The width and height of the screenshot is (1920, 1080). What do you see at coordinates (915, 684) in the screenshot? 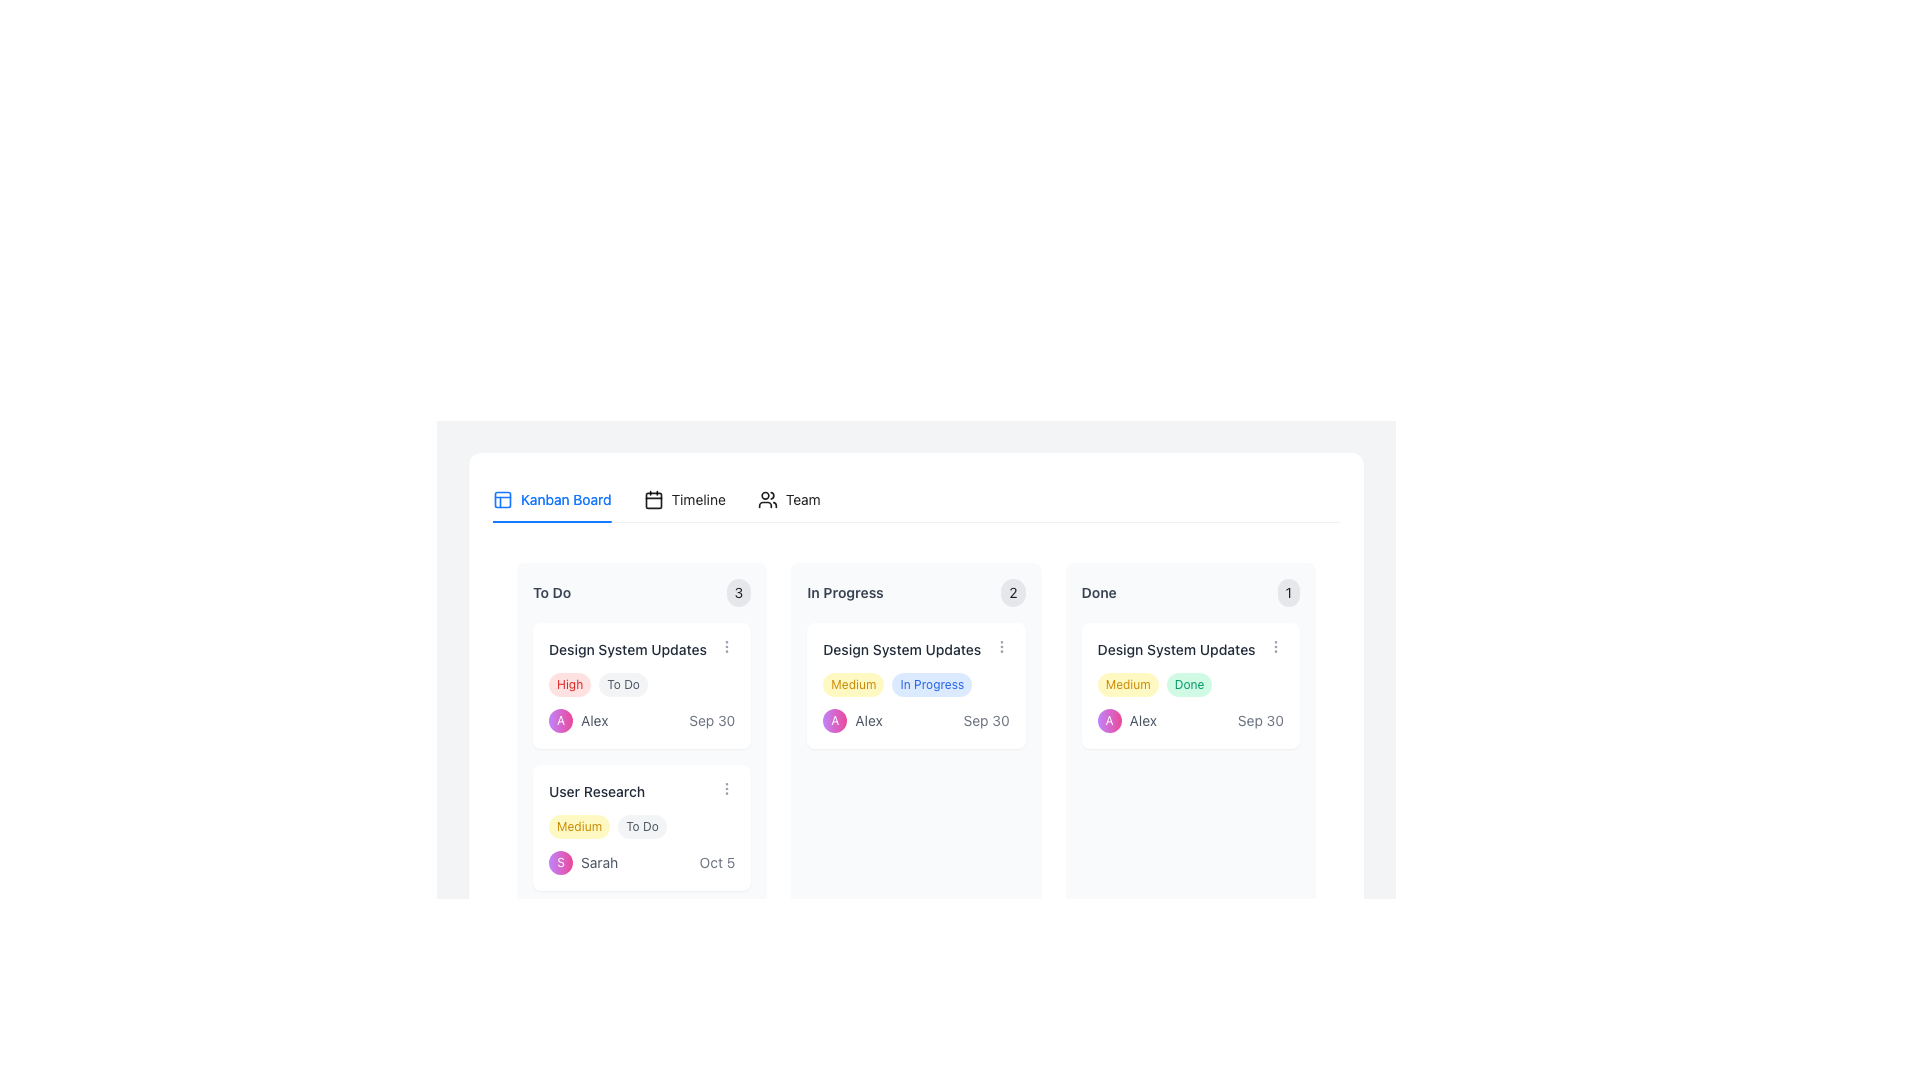
I see `the Label Group consisting of two badges with 'Medium' in gold and 'In Progress' in blue, located under the 'In Progress' column of the 'Design System Updates' card` at bounding box center [915, 684].